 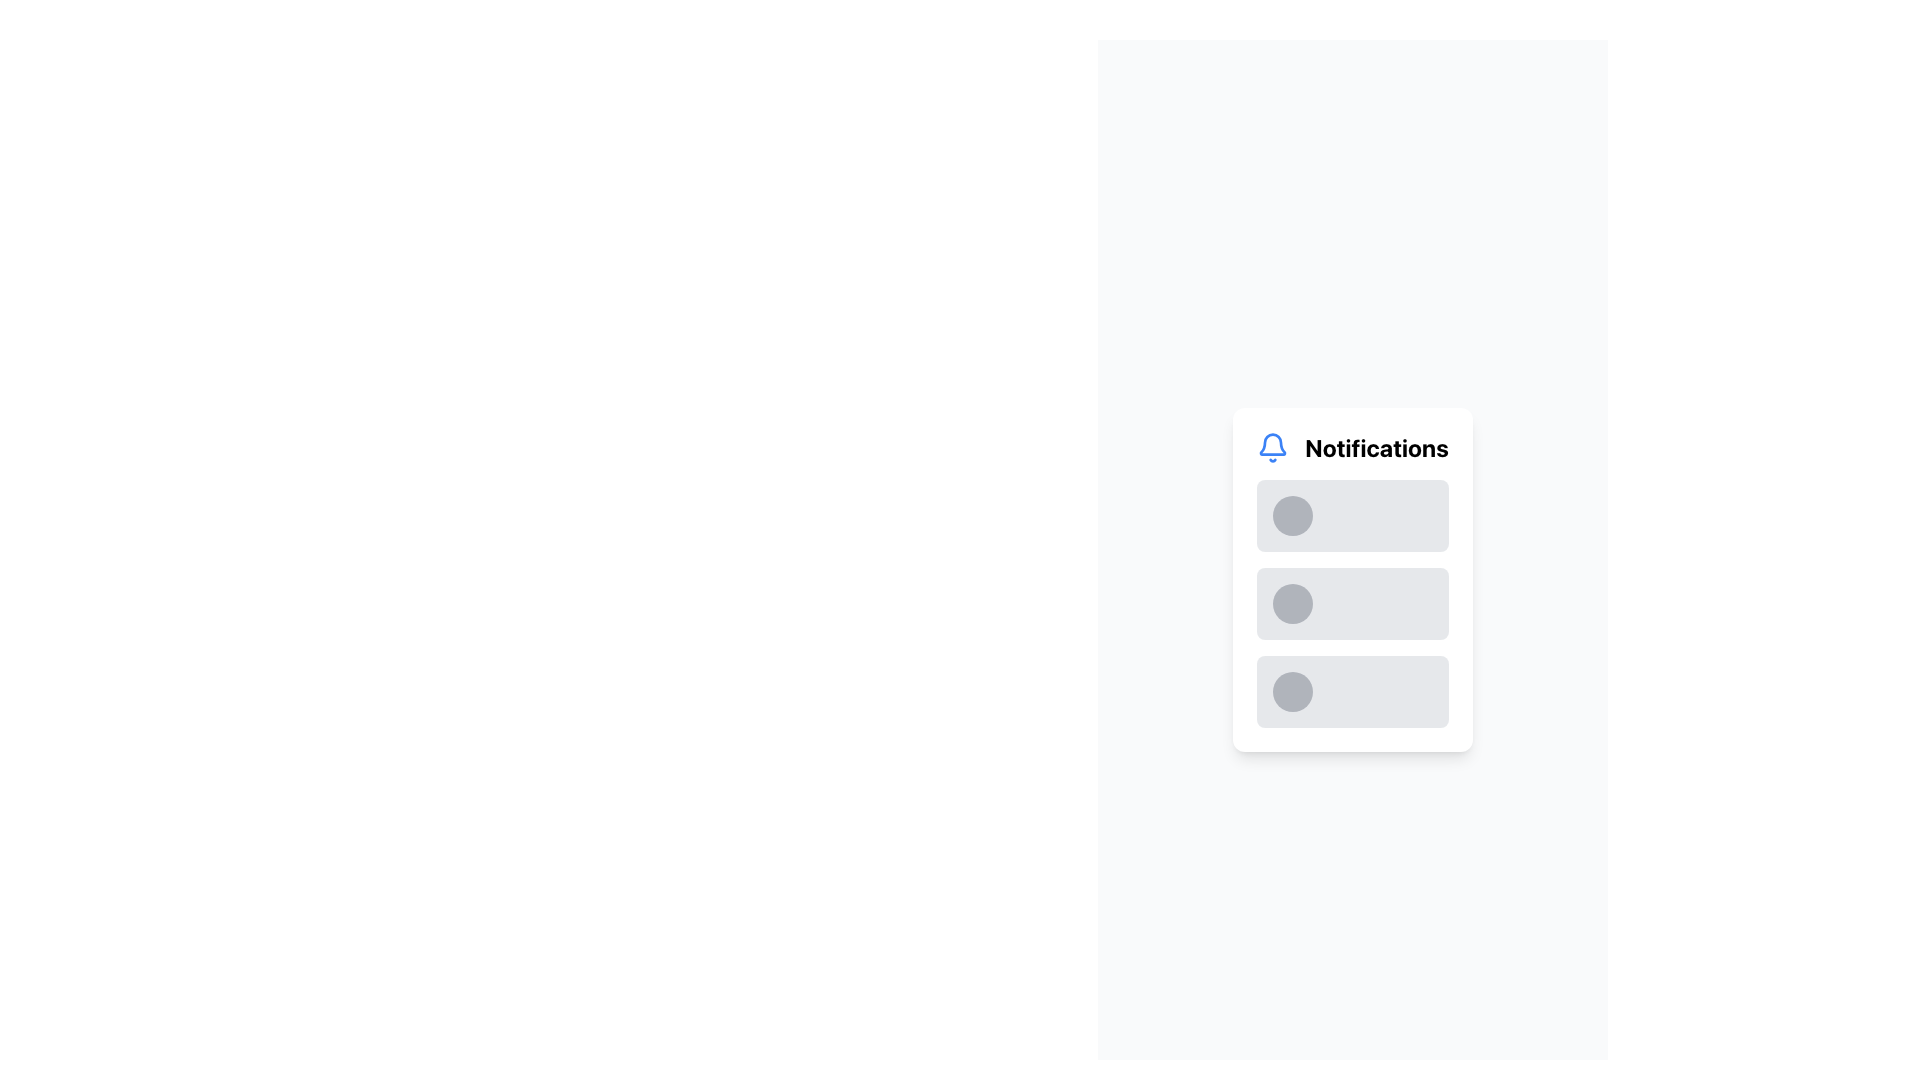 What do you see at coordinates (1353, 515) in the screenshot?
I see `the first Placeholder card in the notifications panel, located at the top of the list under the 'Notifications' title` at bounding box center [1353, 515].